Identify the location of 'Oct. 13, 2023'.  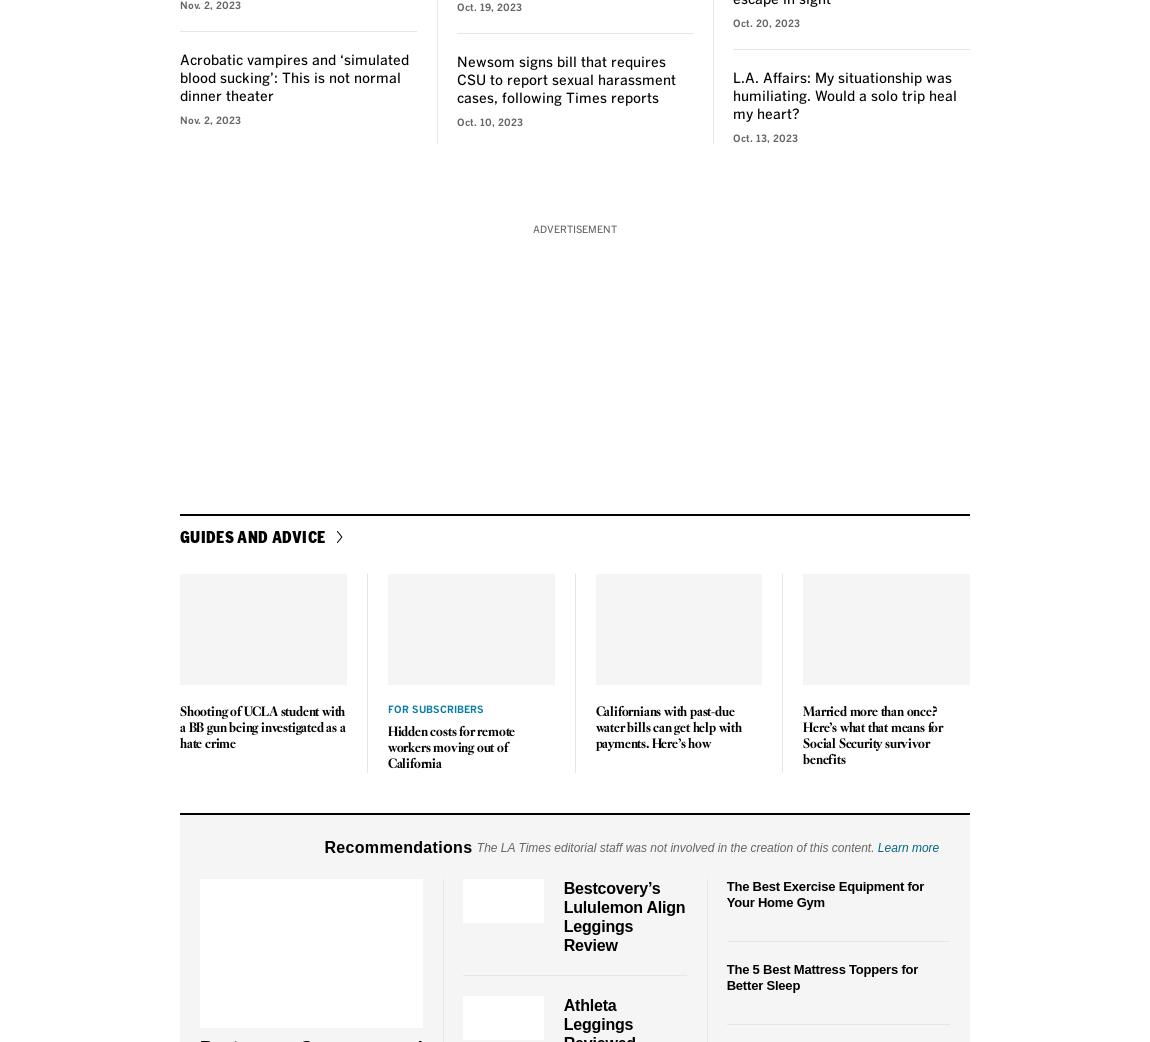
(732, 137).